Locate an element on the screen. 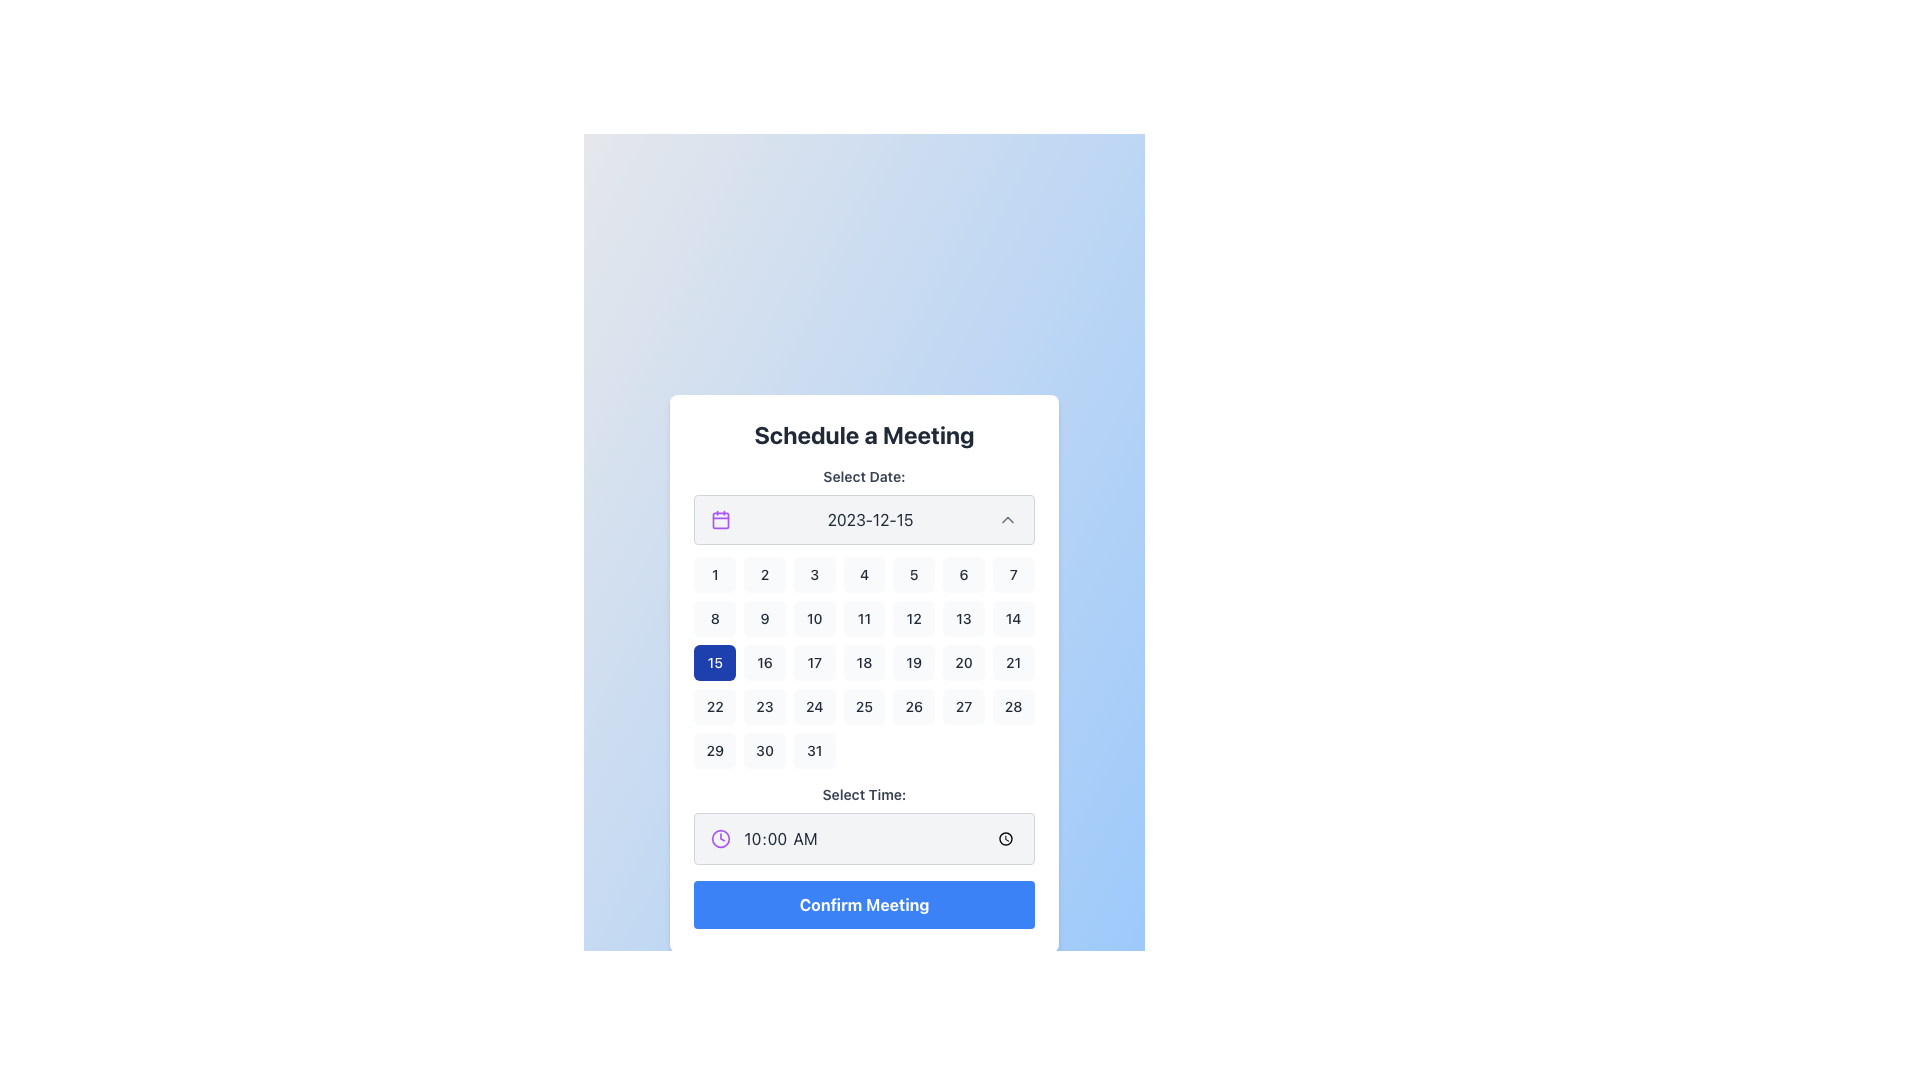 The image size is (1920, 1080). the calendar cell displaying the number '27' in the fifth row and sixth column is located at coordinates (964, 705).